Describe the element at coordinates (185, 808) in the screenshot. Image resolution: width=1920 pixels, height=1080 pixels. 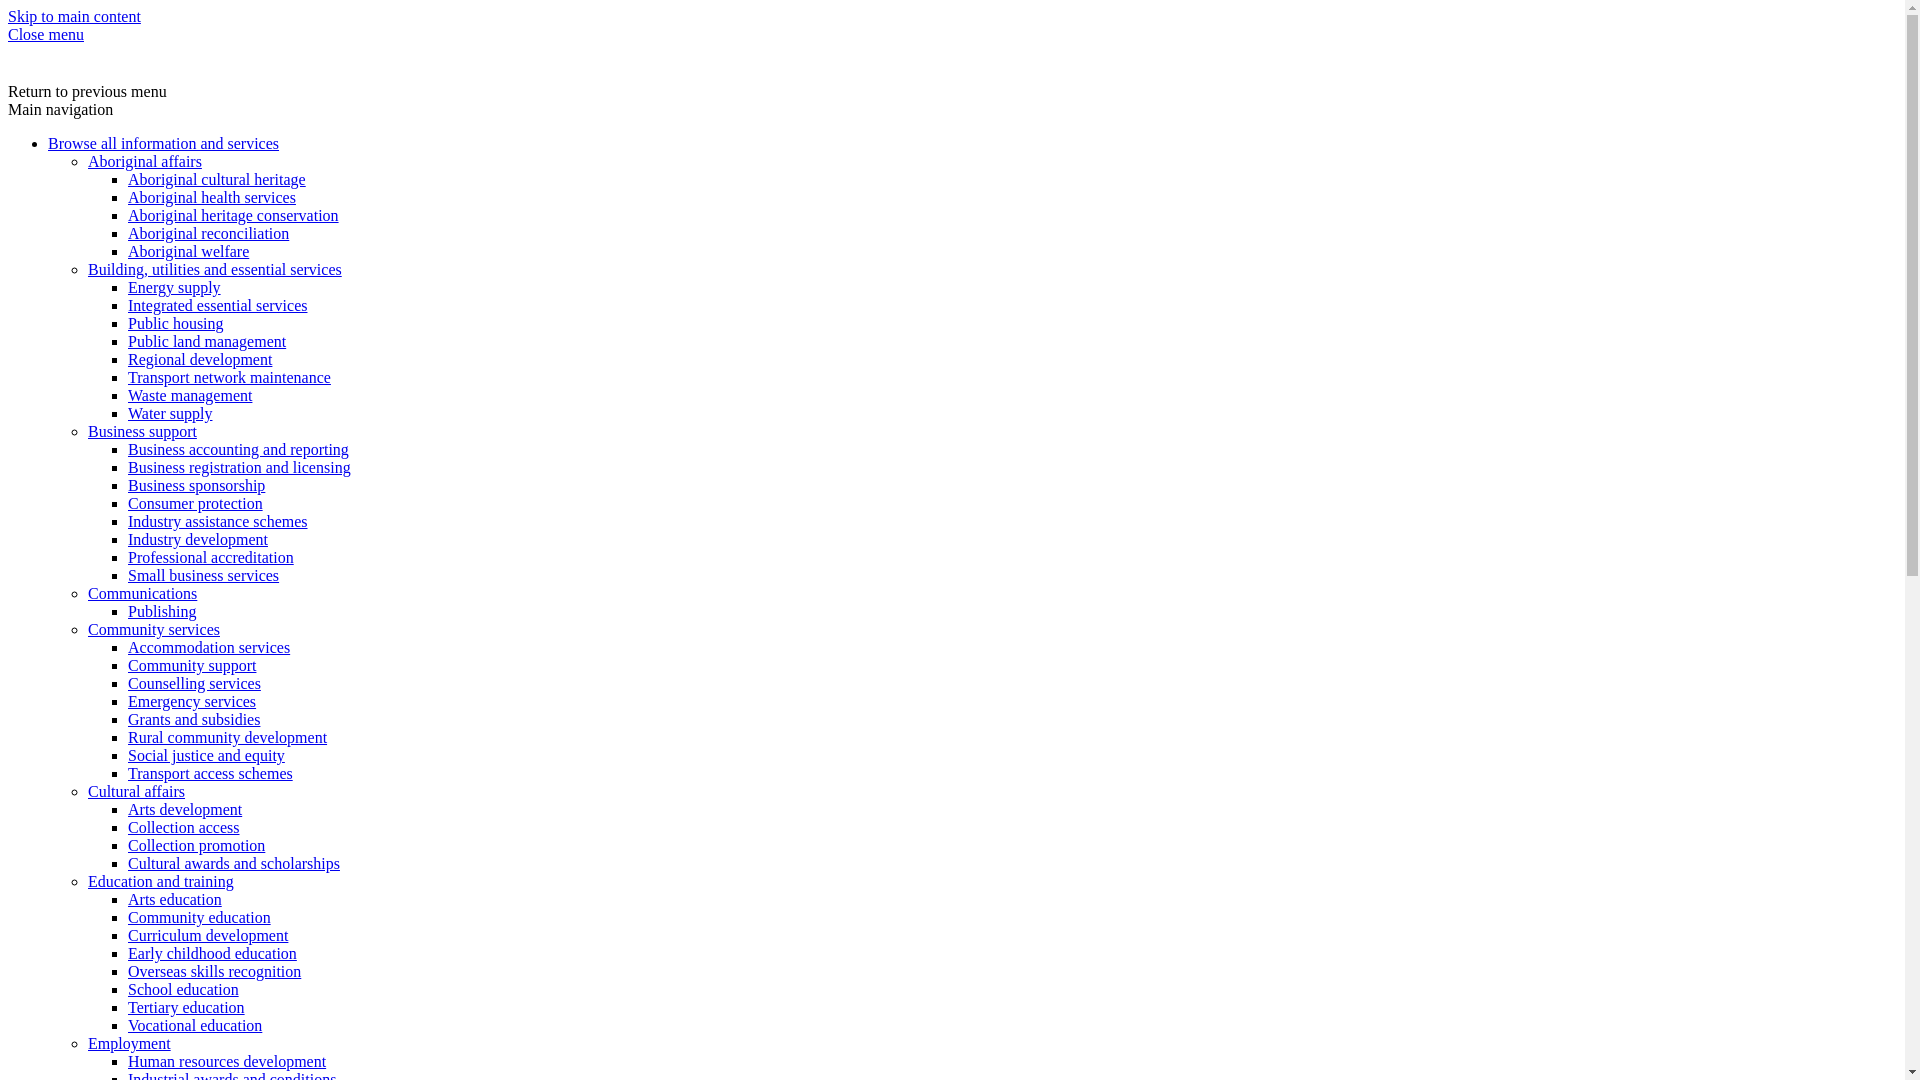
I see `'Arts development'` at that location.